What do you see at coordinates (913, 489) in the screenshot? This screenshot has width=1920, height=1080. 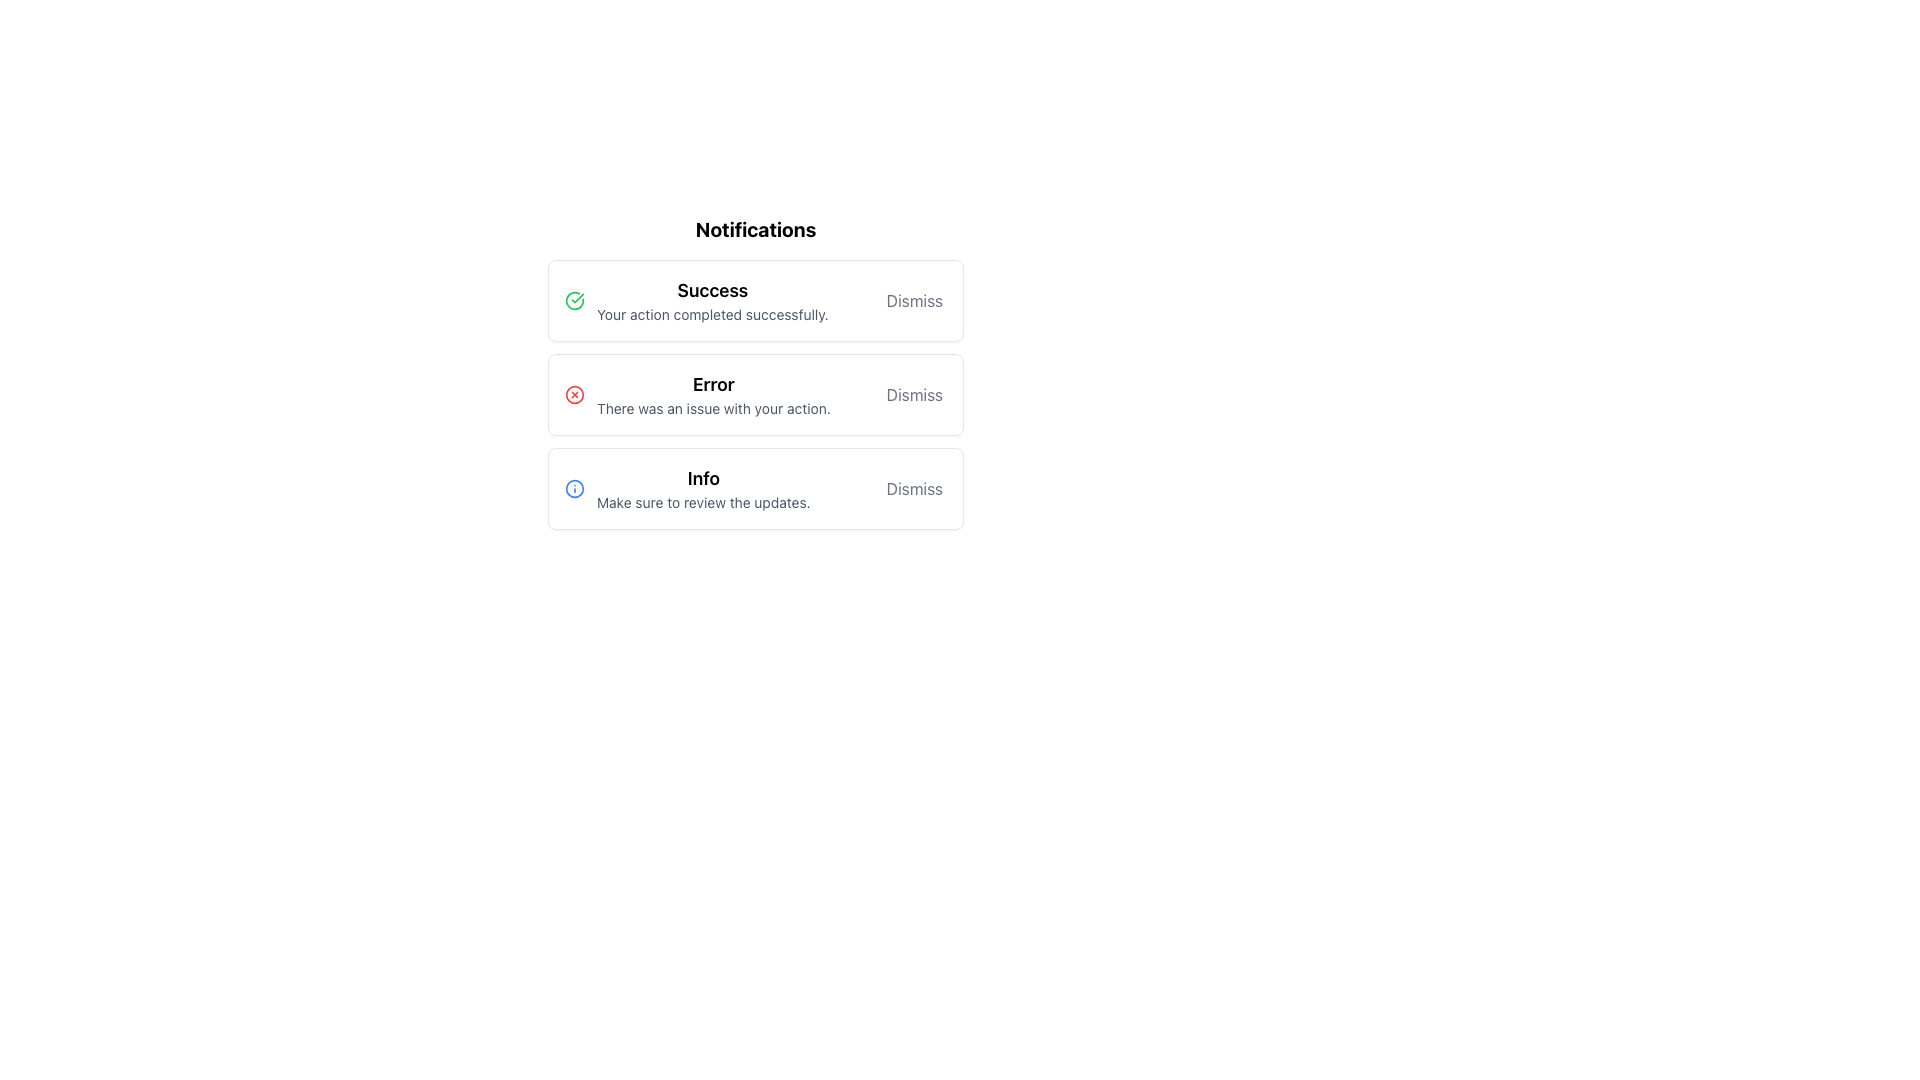 I see `the 'Dismiss' button located in the bottom-right corner of the notification card to observe the styling change when the button darkens` at bounding box center [913, 489].